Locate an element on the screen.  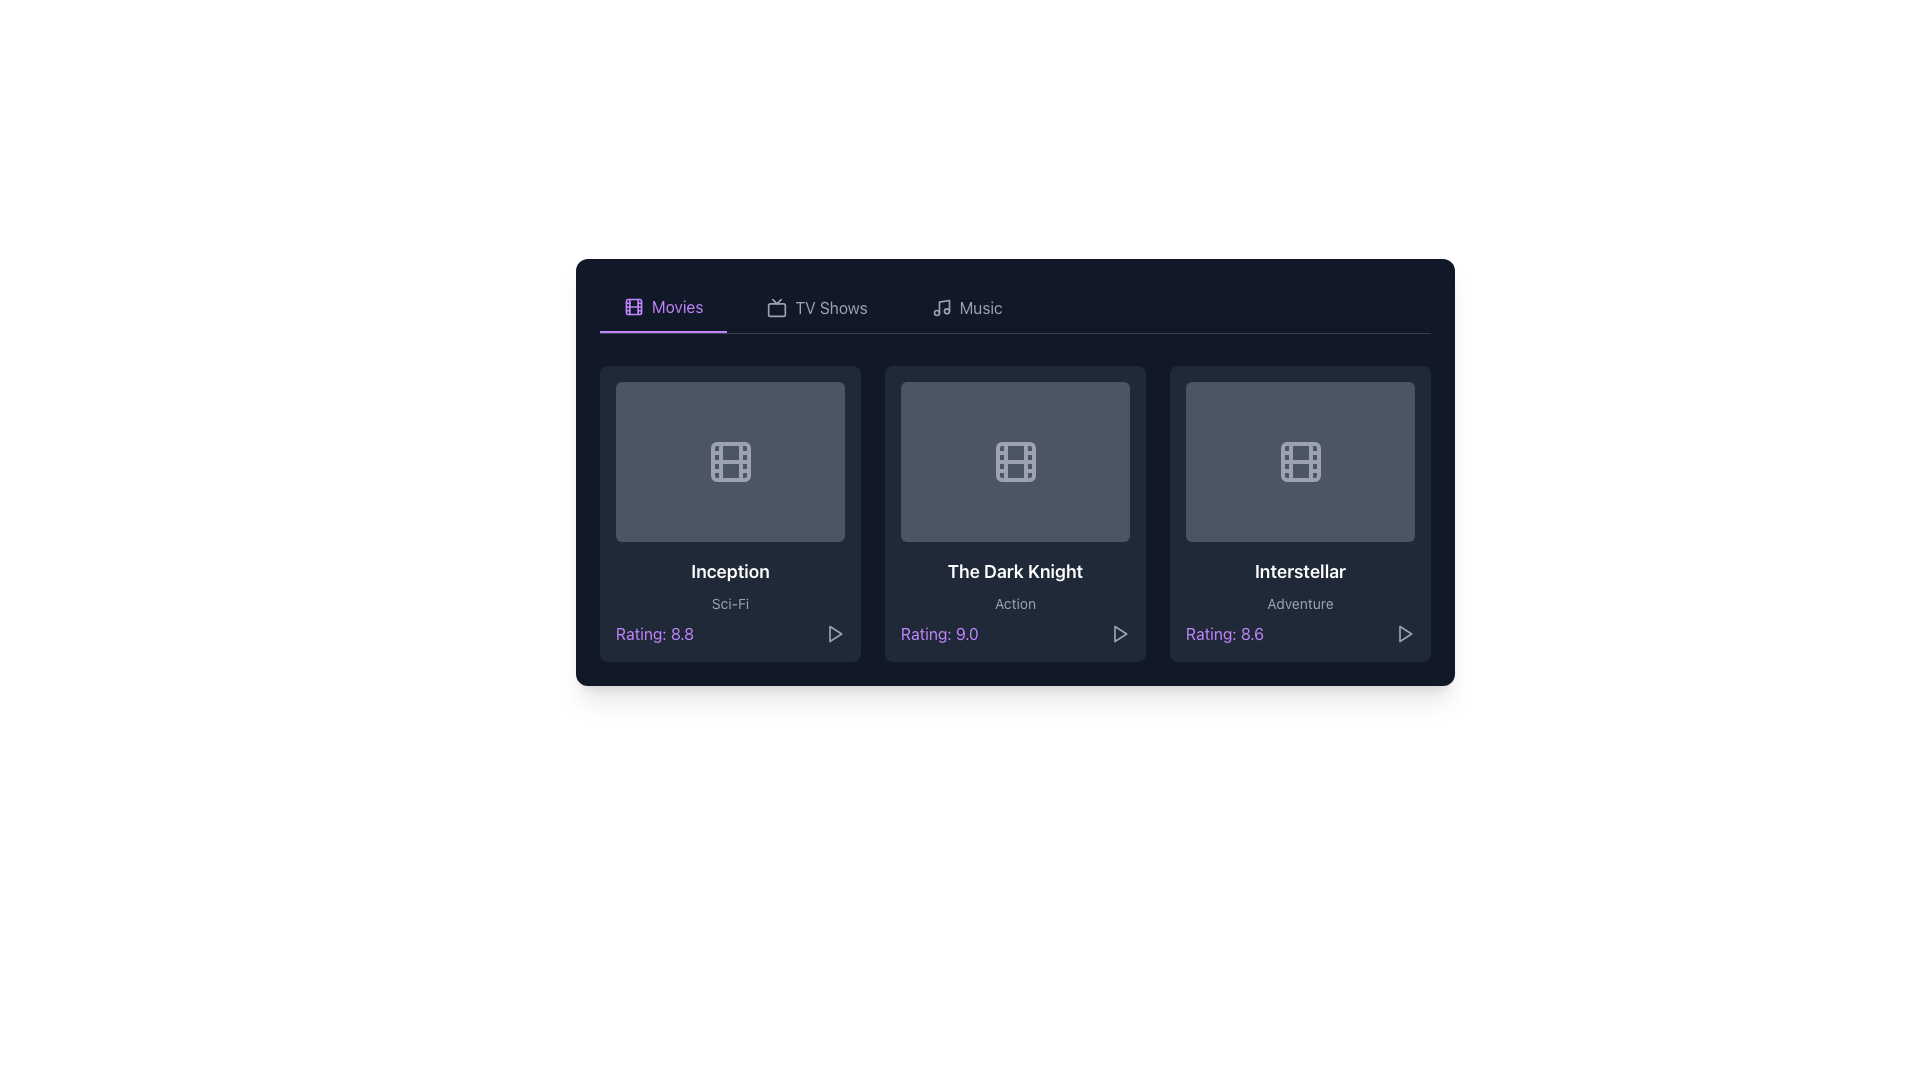
the third tab of the interactive navigation bar, which is labeled 'Music' is located at coordinates (967, 308).